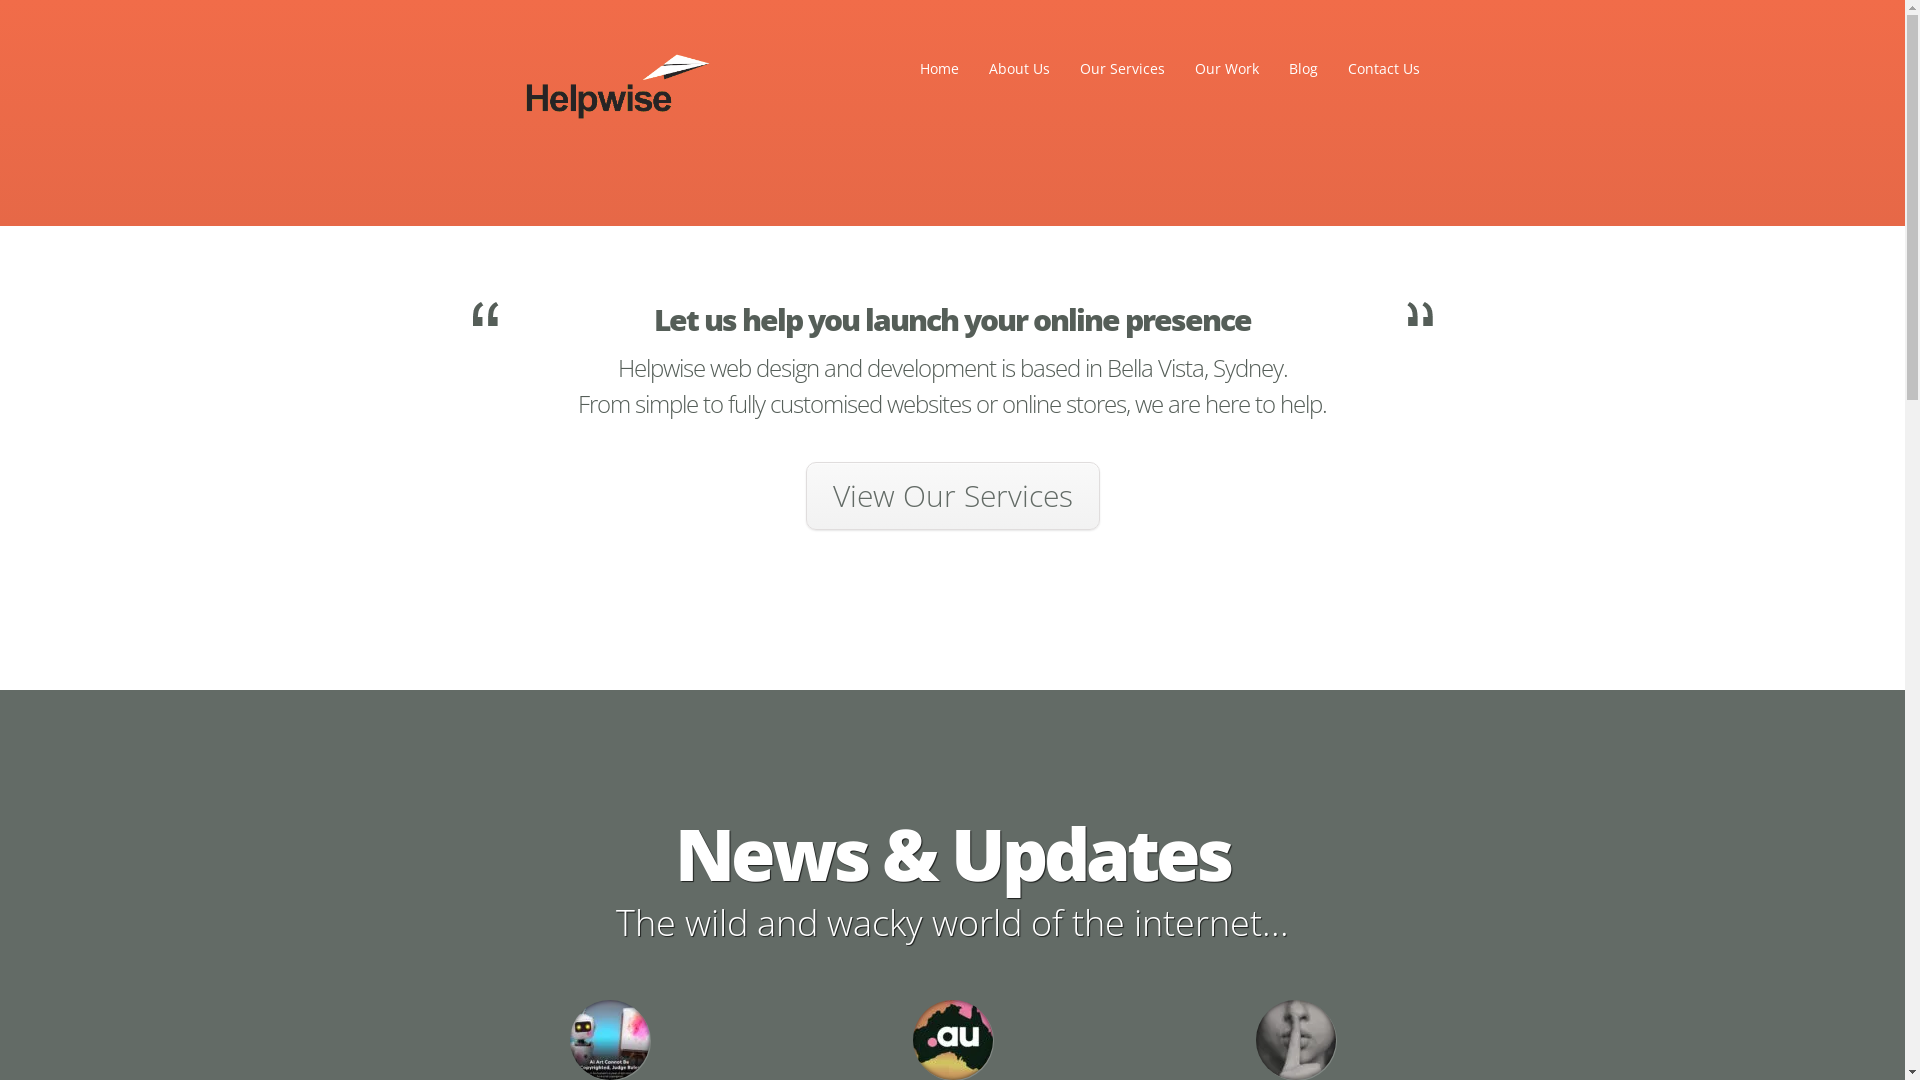 The image size is (1920, 1080). Describe the element at coordinates (905, 68) in the screenshot. I see `'Home'` at that location.